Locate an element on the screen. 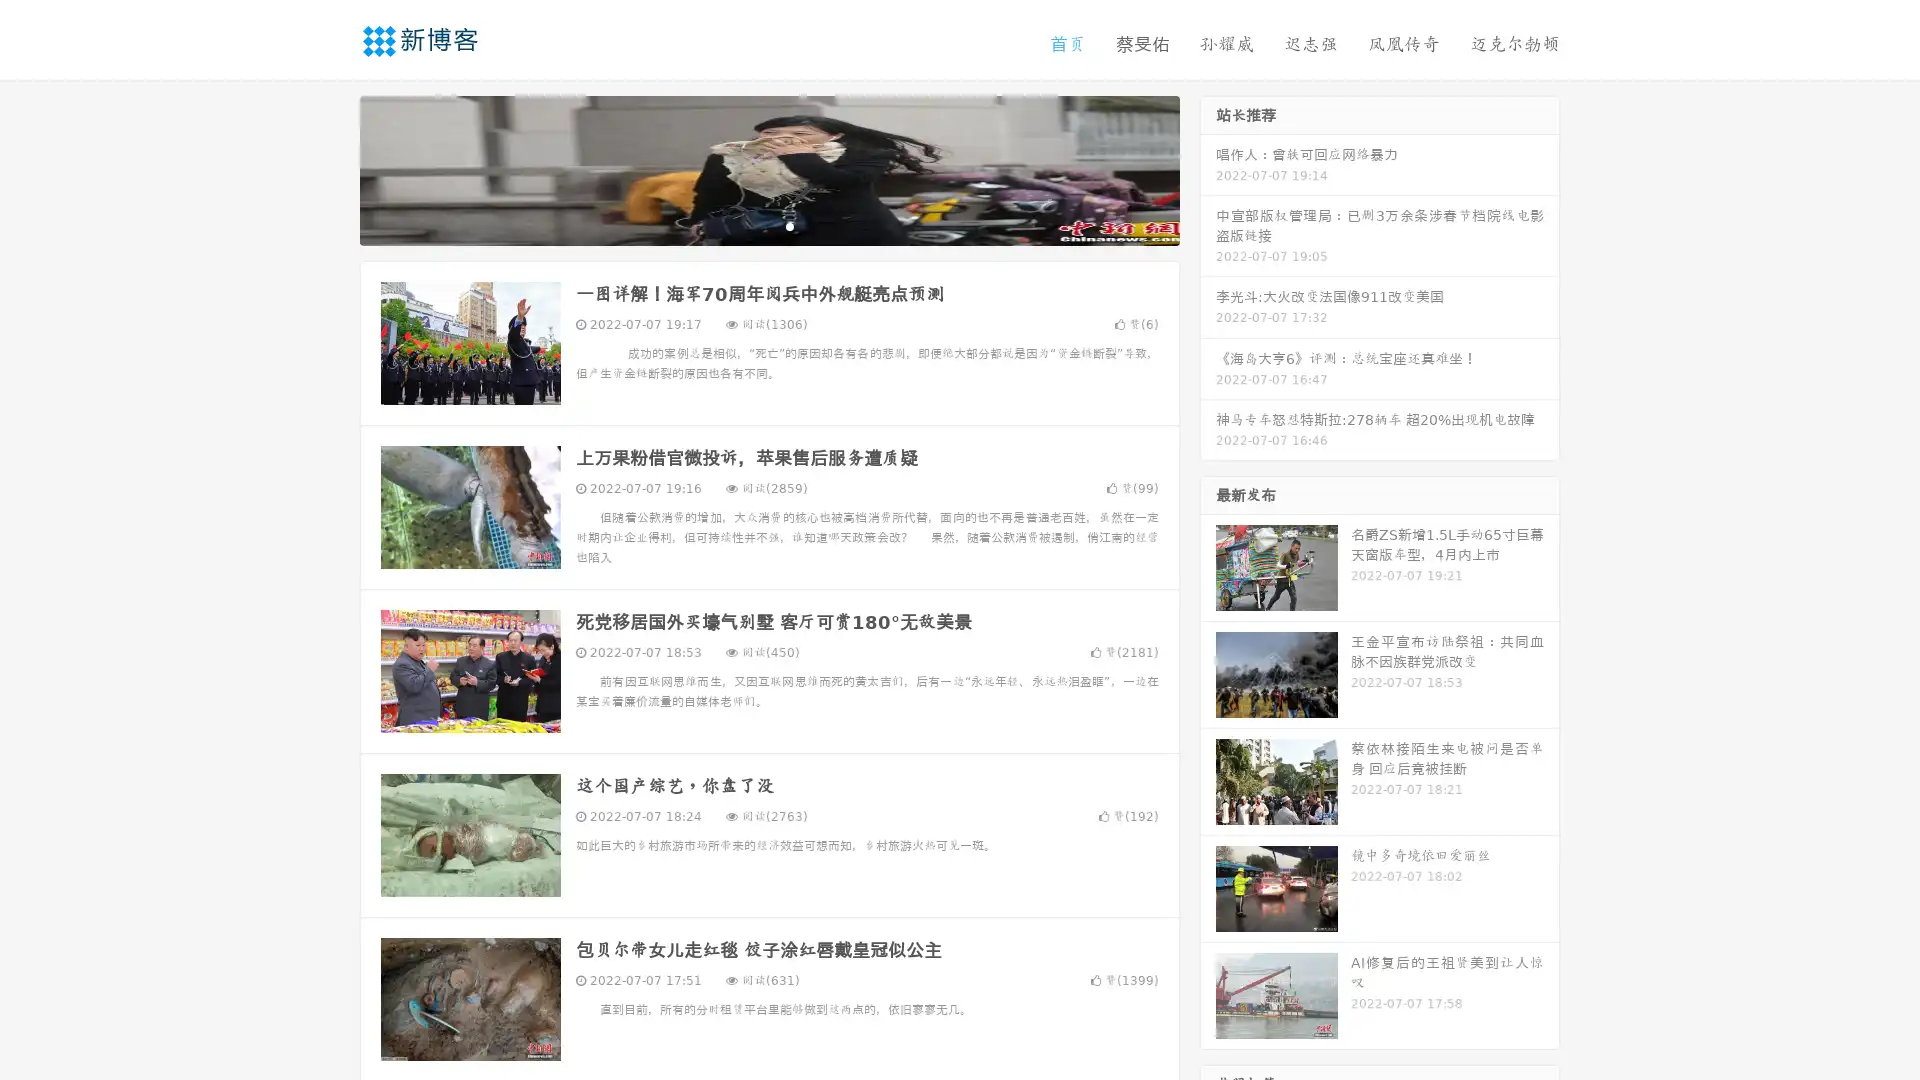  Previous slide is located at coordinates (330, 168).